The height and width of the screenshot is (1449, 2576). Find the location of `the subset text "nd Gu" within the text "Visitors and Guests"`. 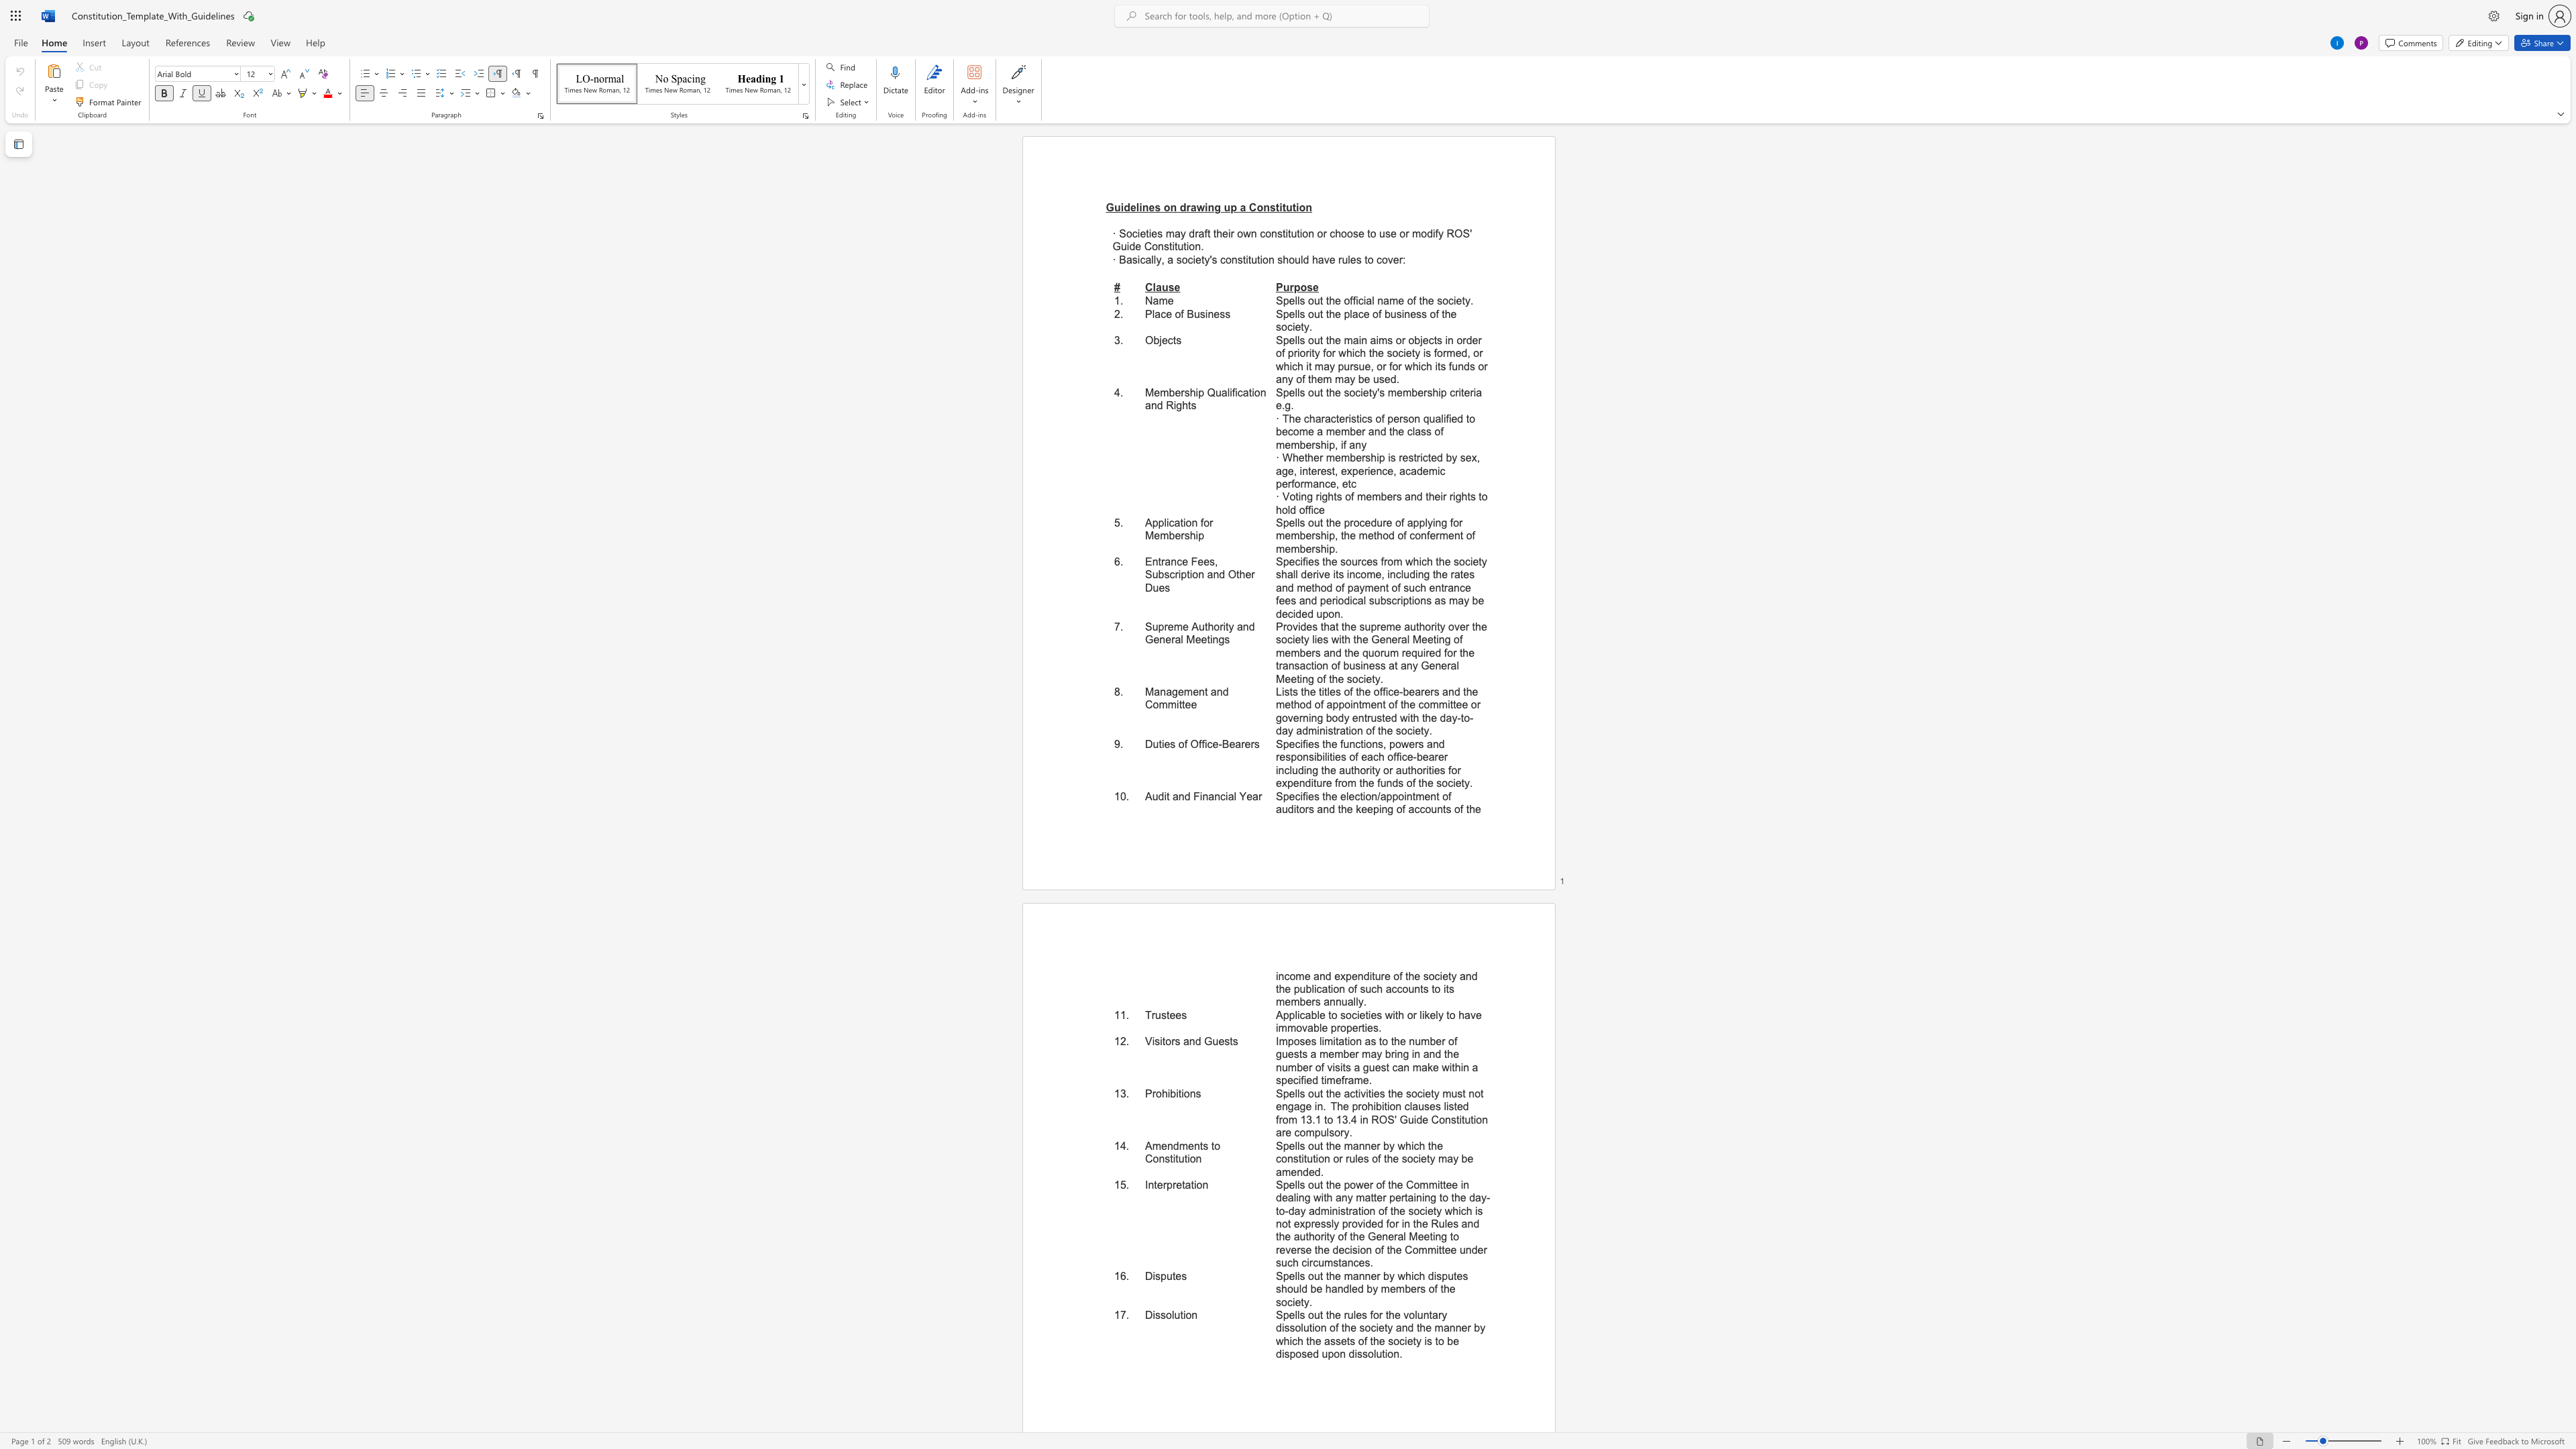

the subset text "nd Gu" within the text "Visitors and Guests" is located at coordinates (1188, 1040).